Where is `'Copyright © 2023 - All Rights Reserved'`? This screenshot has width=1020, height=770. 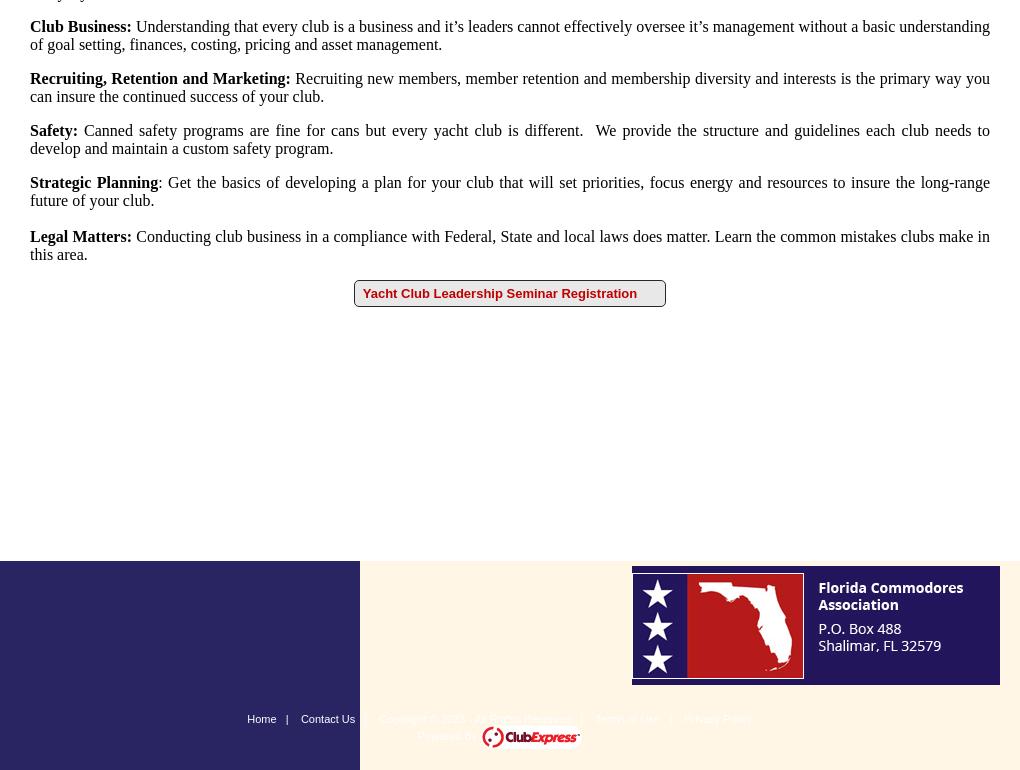 'Copyright © 2023 - All Rights Reserved' is located at coordinates (475, 719).